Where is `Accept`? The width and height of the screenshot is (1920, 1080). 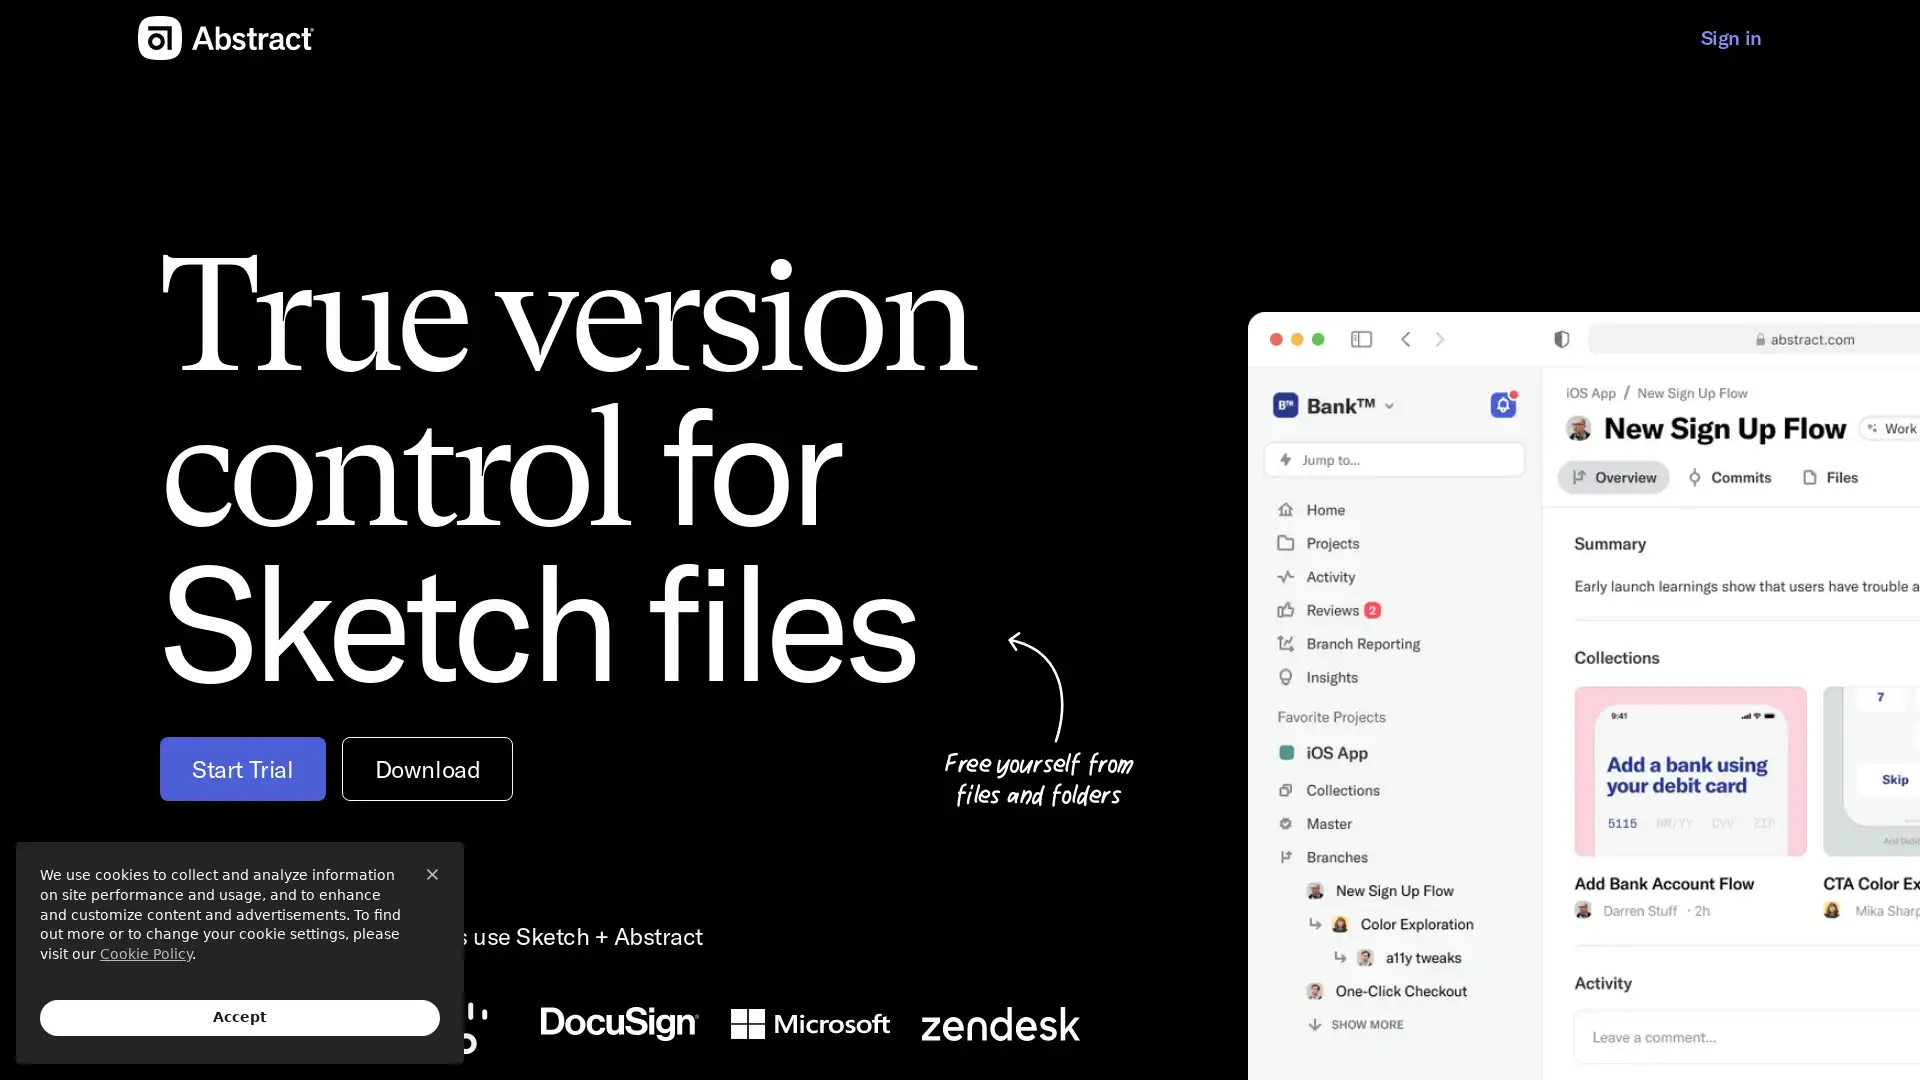 Accept is located at coordinates (240, 1018).